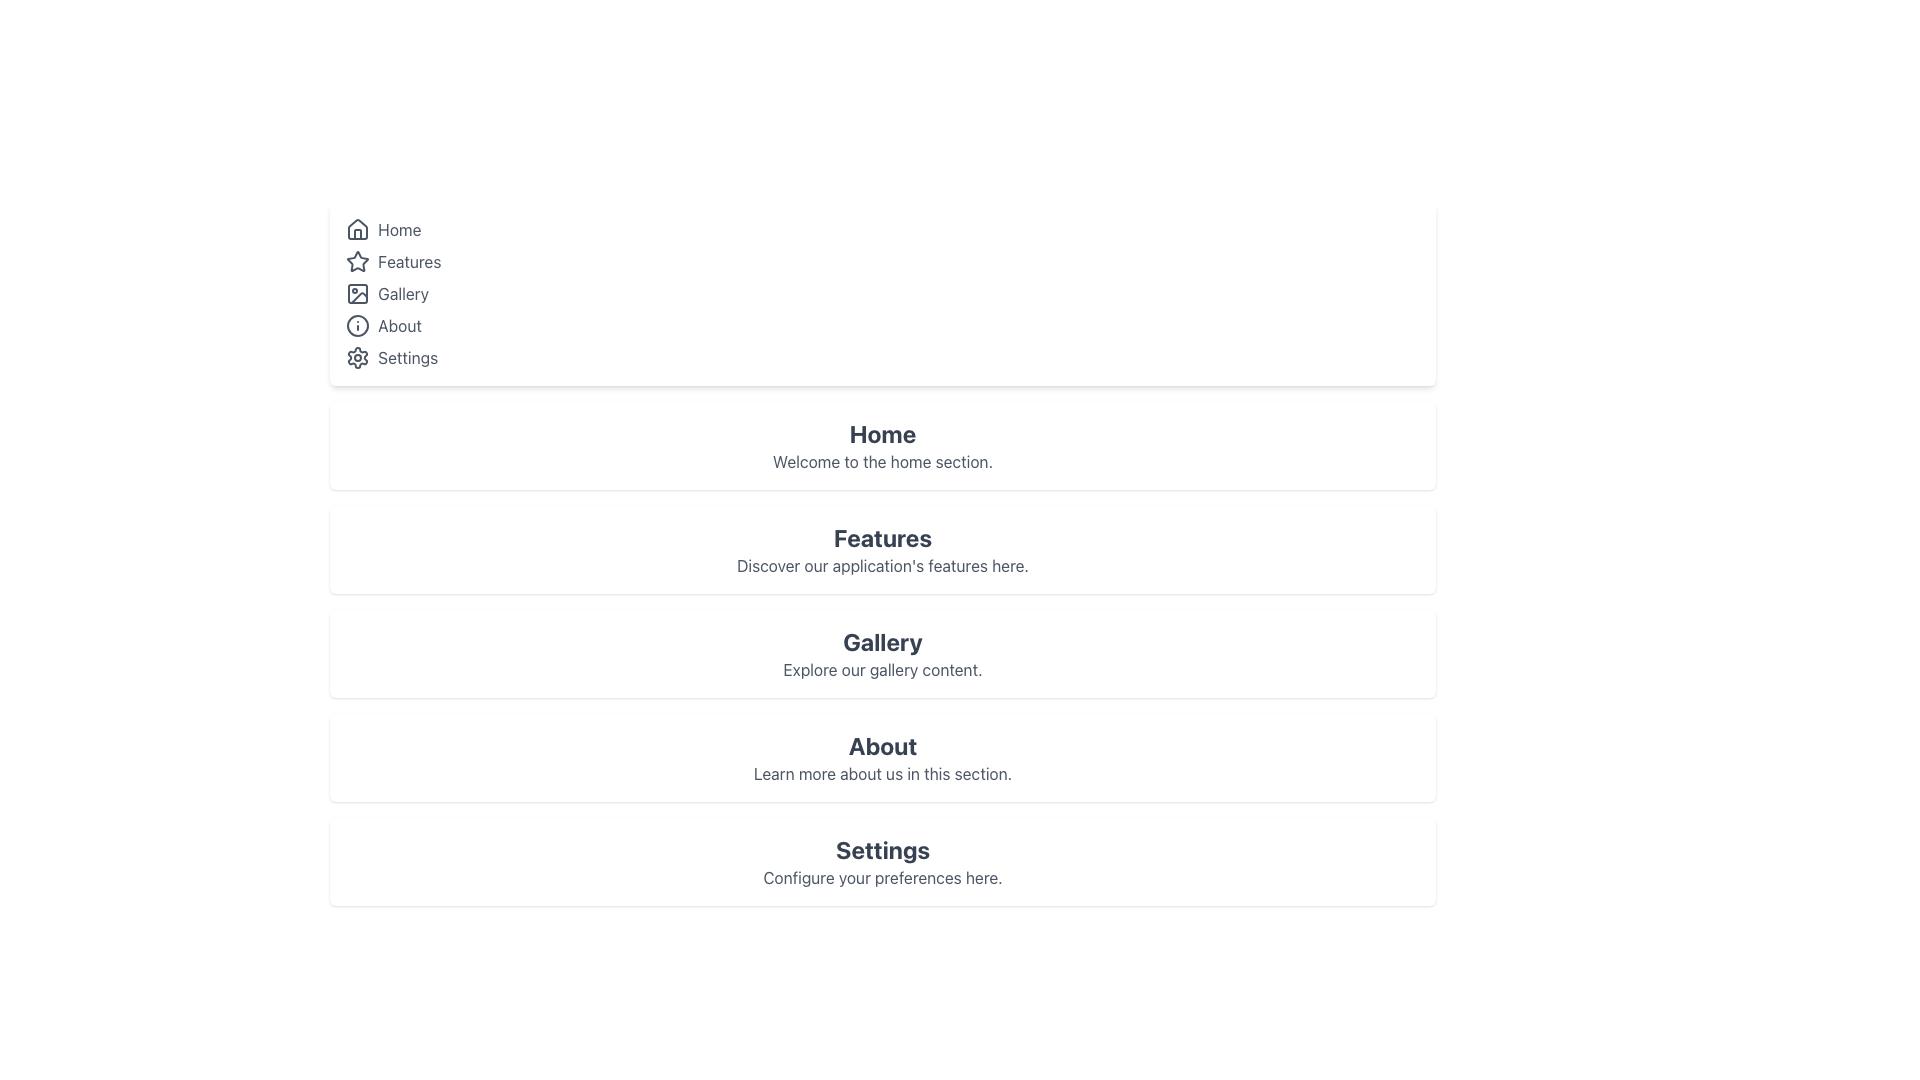 The width and height of the screenshot is (1920, 1080). Describe the element at coordinates (358, 260) in the screenshot. I see `the 'Features' icon in the sidebar menu` at that location.